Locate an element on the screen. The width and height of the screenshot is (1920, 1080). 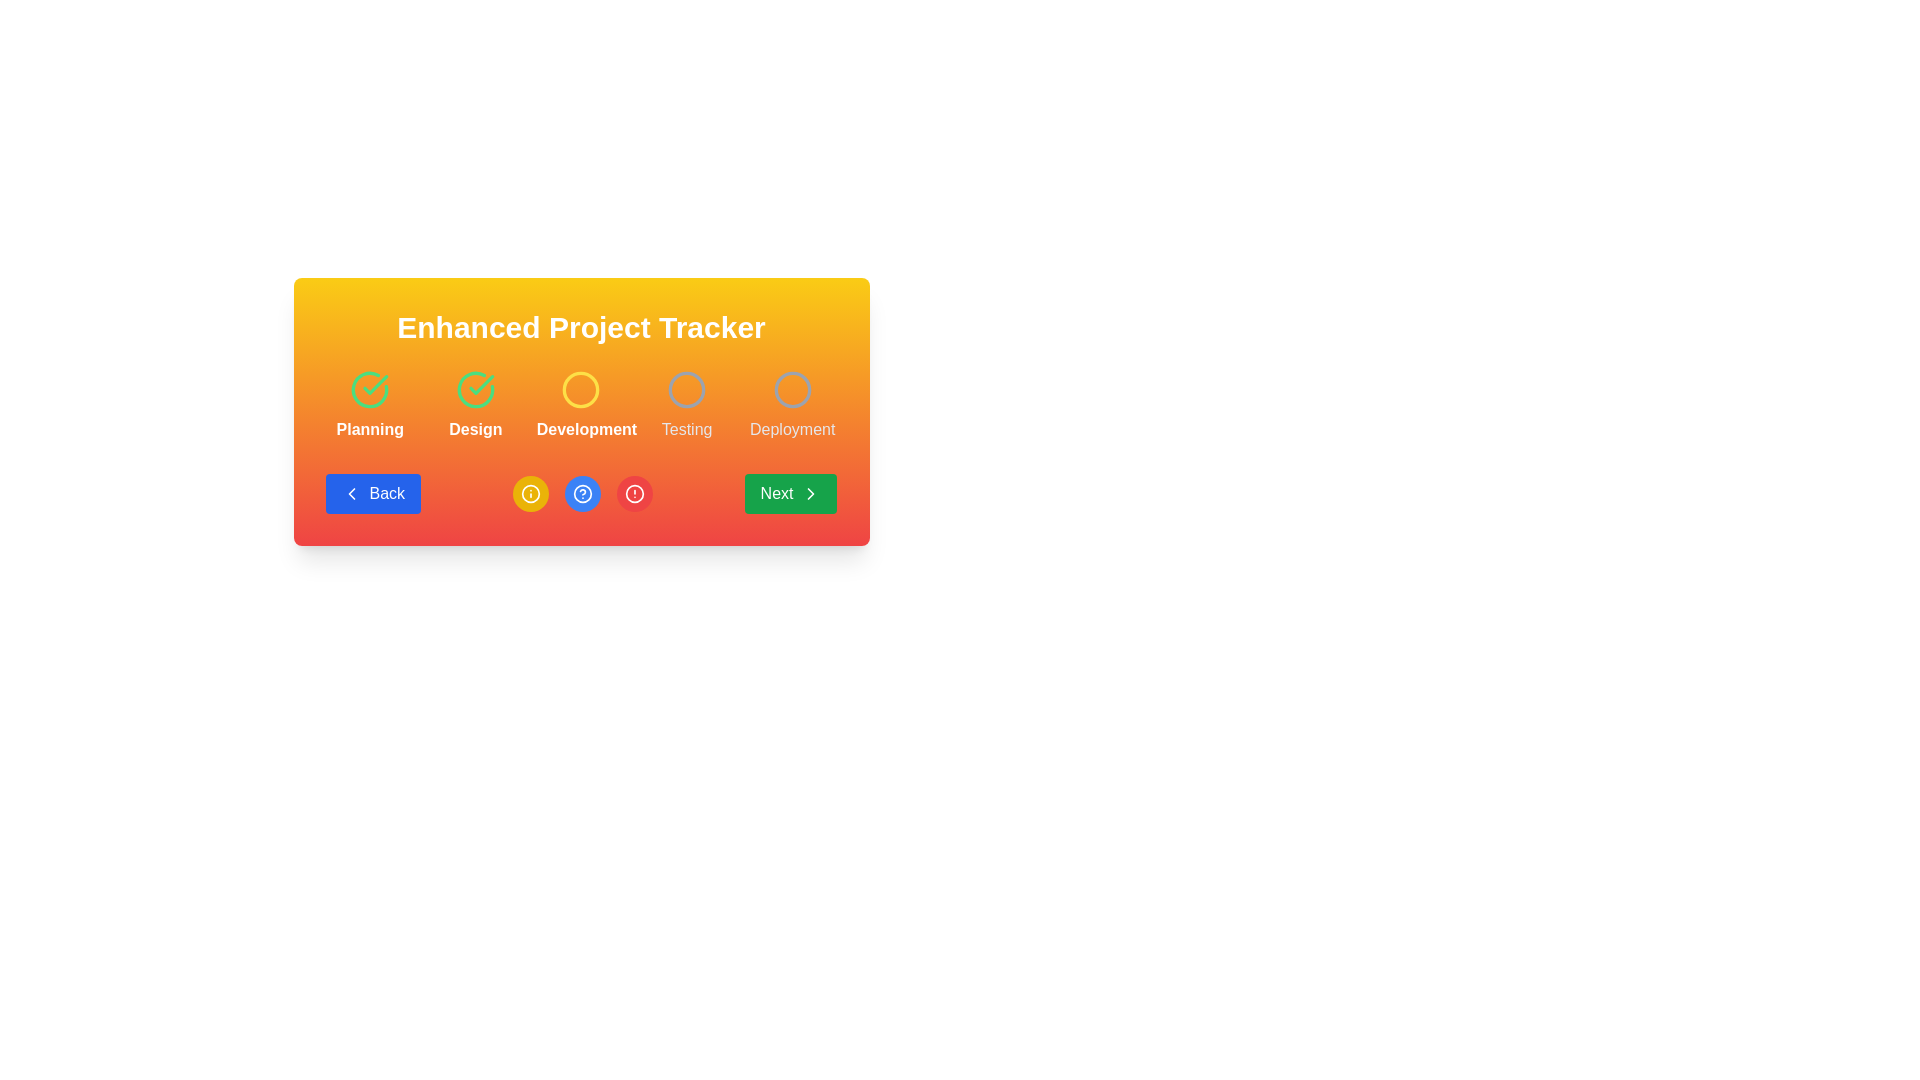
the fourth icon in the row, which serves as an indicator for the 'Testing' phase in the project tracking interface is located at coordinates (687, 389).